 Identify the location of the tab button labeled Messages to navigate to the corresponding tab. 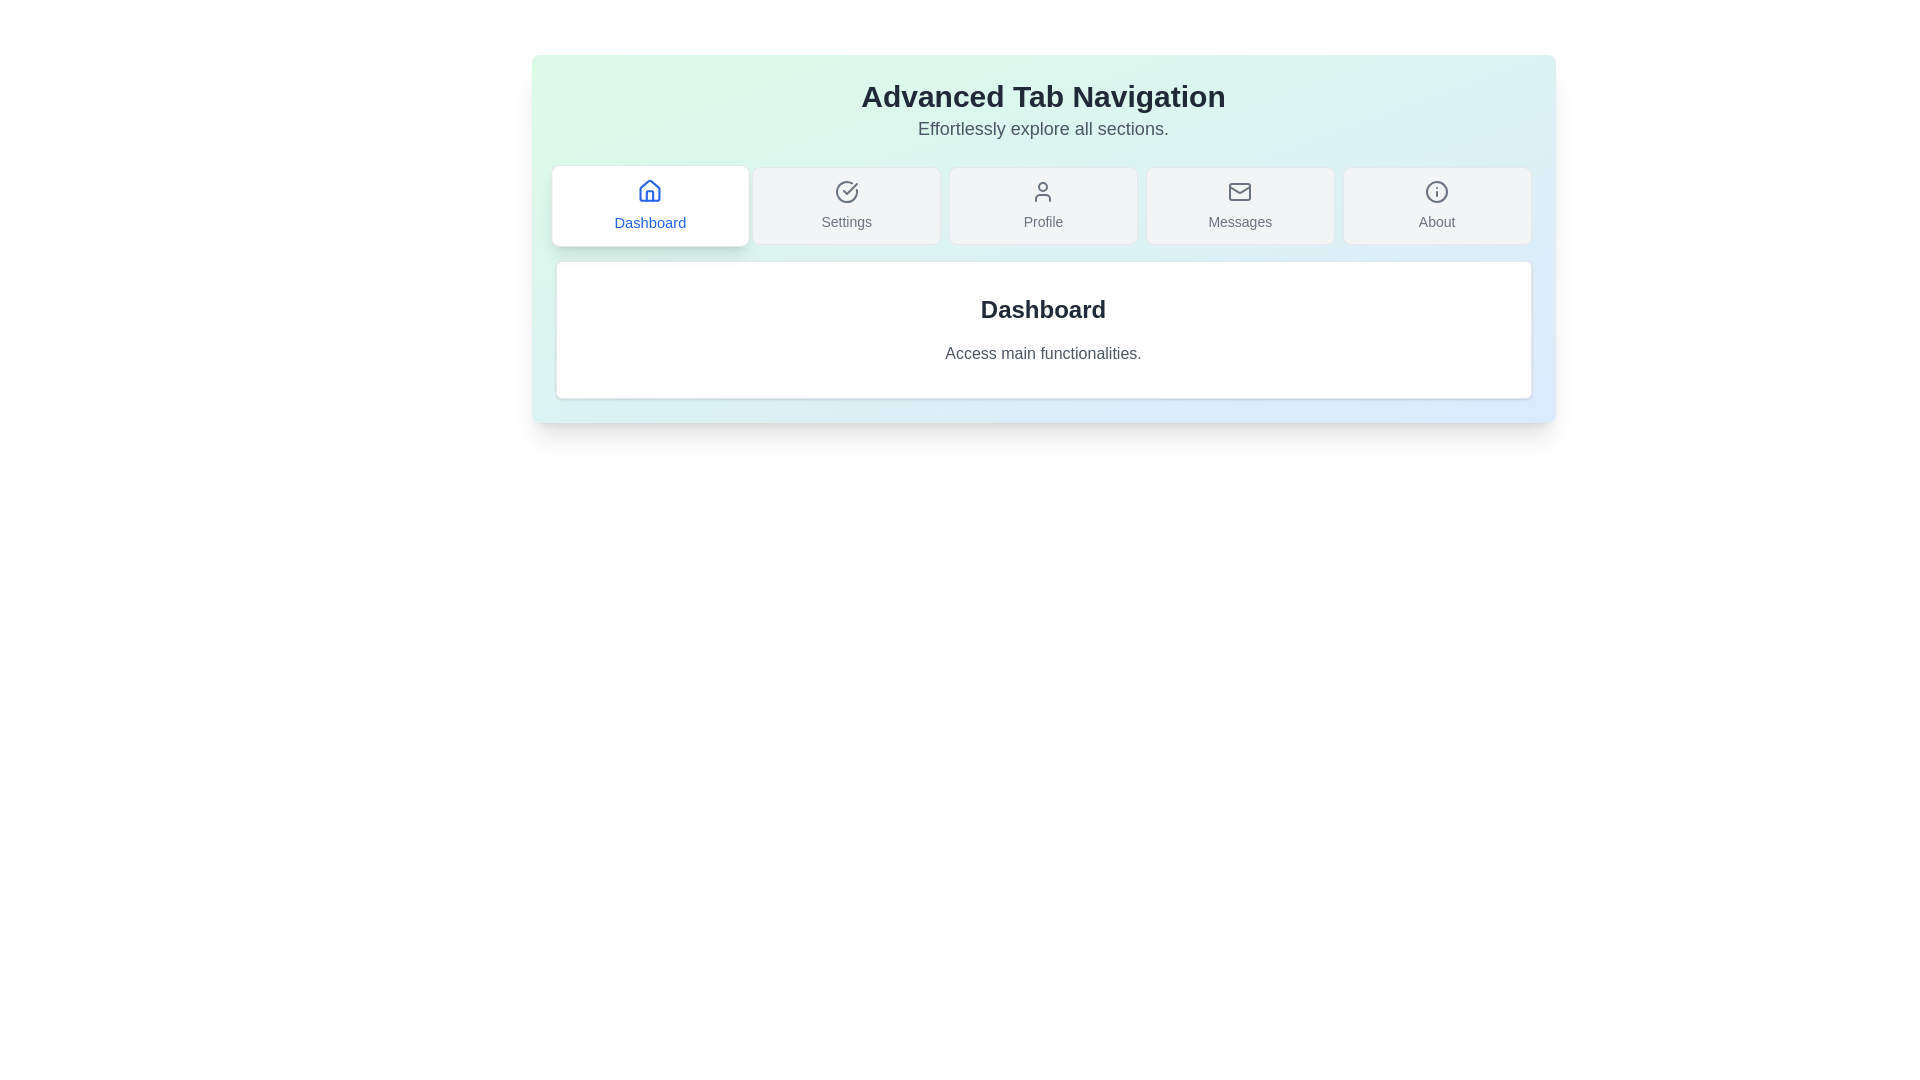
(1239, 205).